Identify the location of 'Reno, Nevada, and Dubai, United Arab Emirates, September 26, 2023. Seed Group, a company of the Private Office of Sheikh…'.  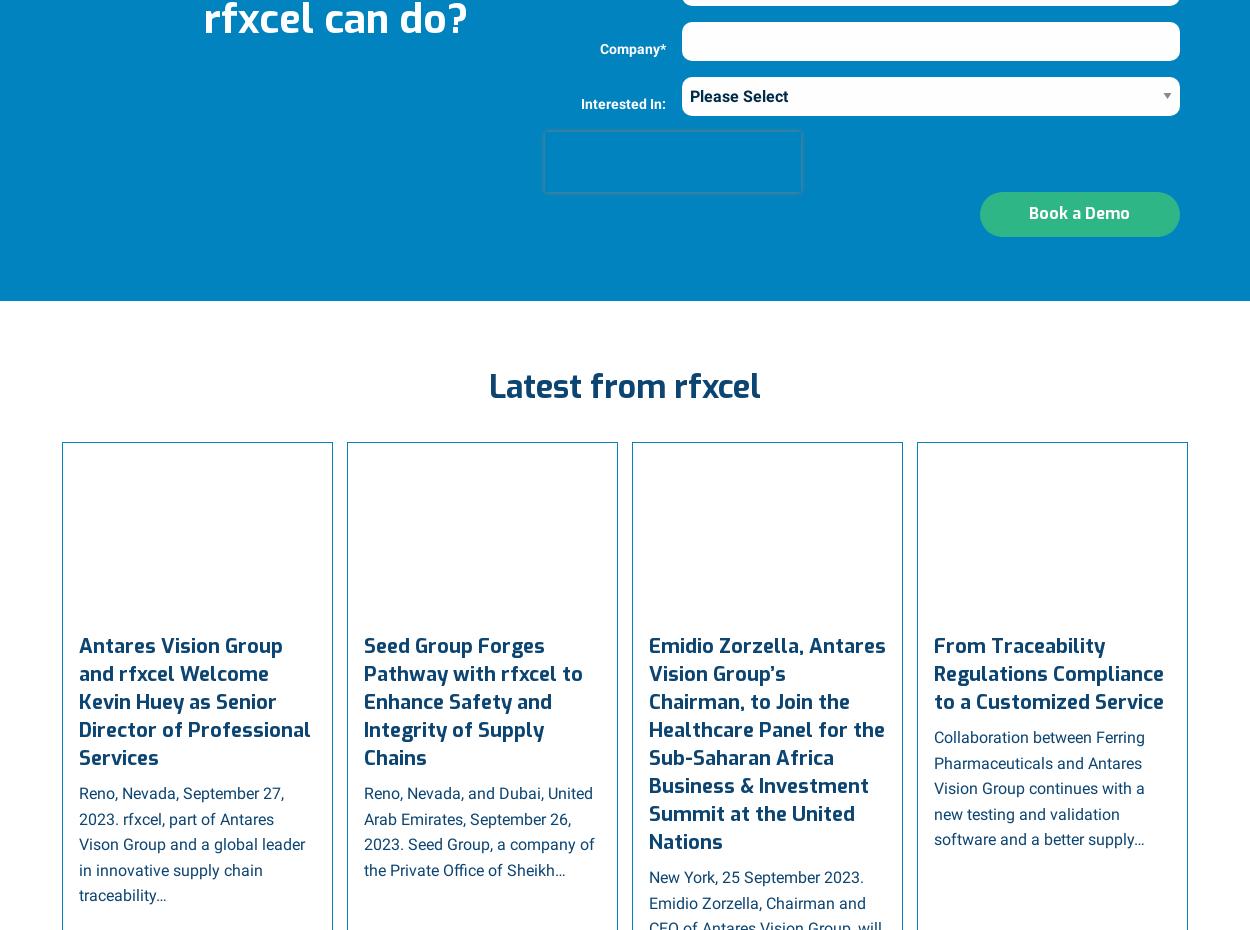
(478, 829).